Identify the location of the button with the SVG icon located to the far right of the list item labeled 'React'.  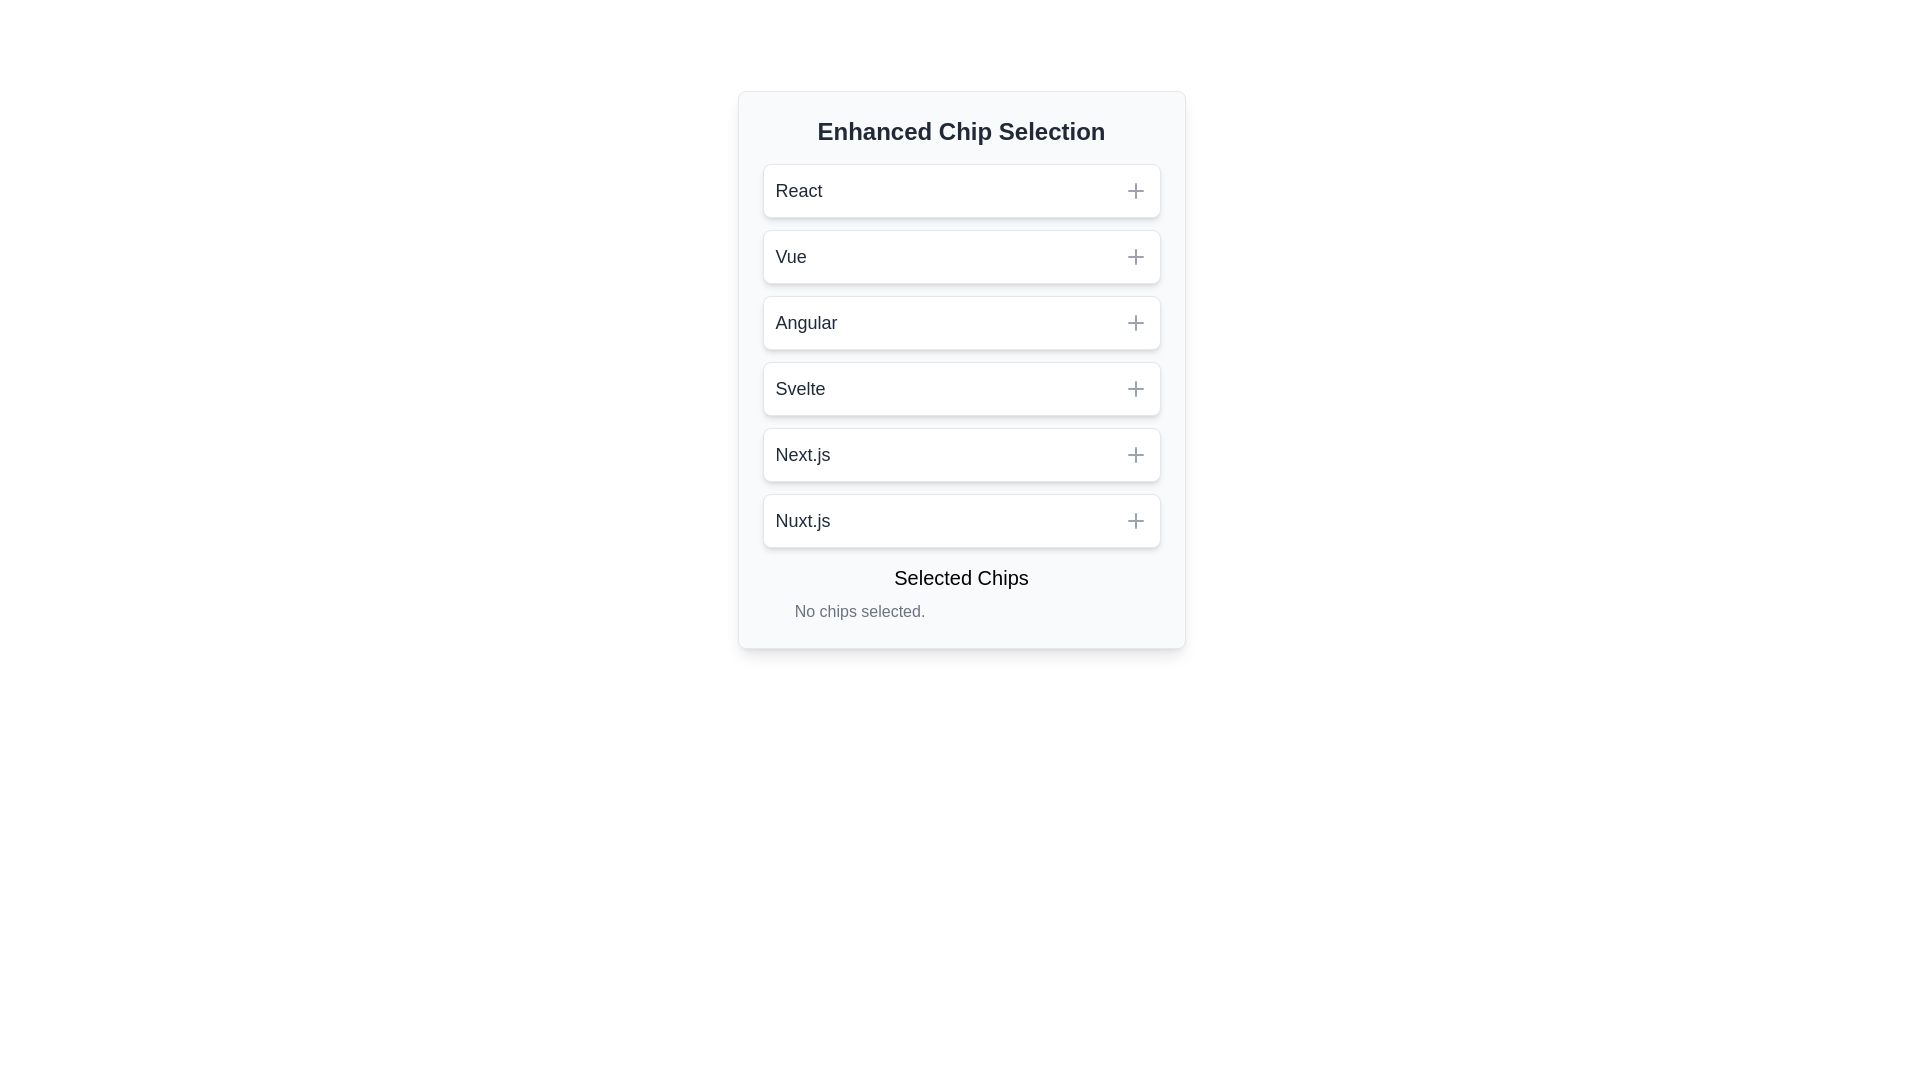
(1135, 191).